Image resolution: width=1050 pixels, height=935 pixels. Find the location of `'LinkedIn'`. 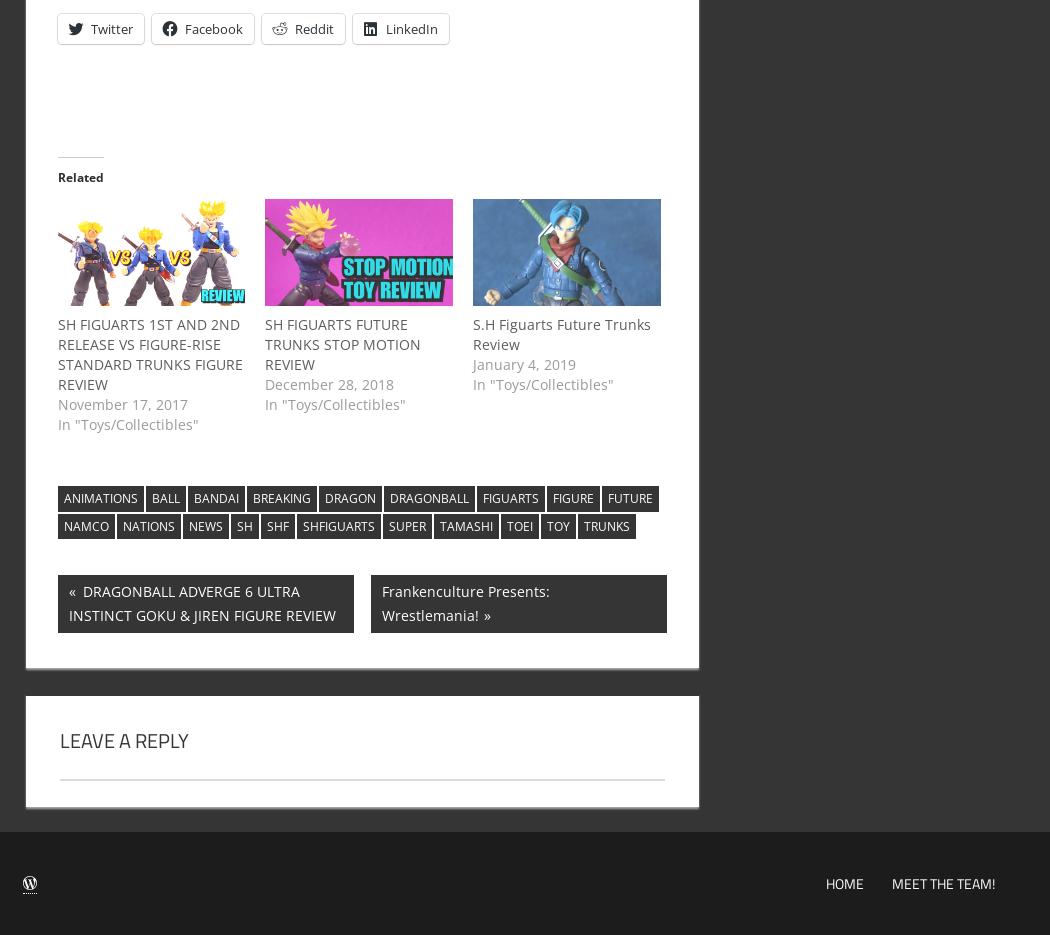

'LinkedIn' is located at coordinates (410, 27).